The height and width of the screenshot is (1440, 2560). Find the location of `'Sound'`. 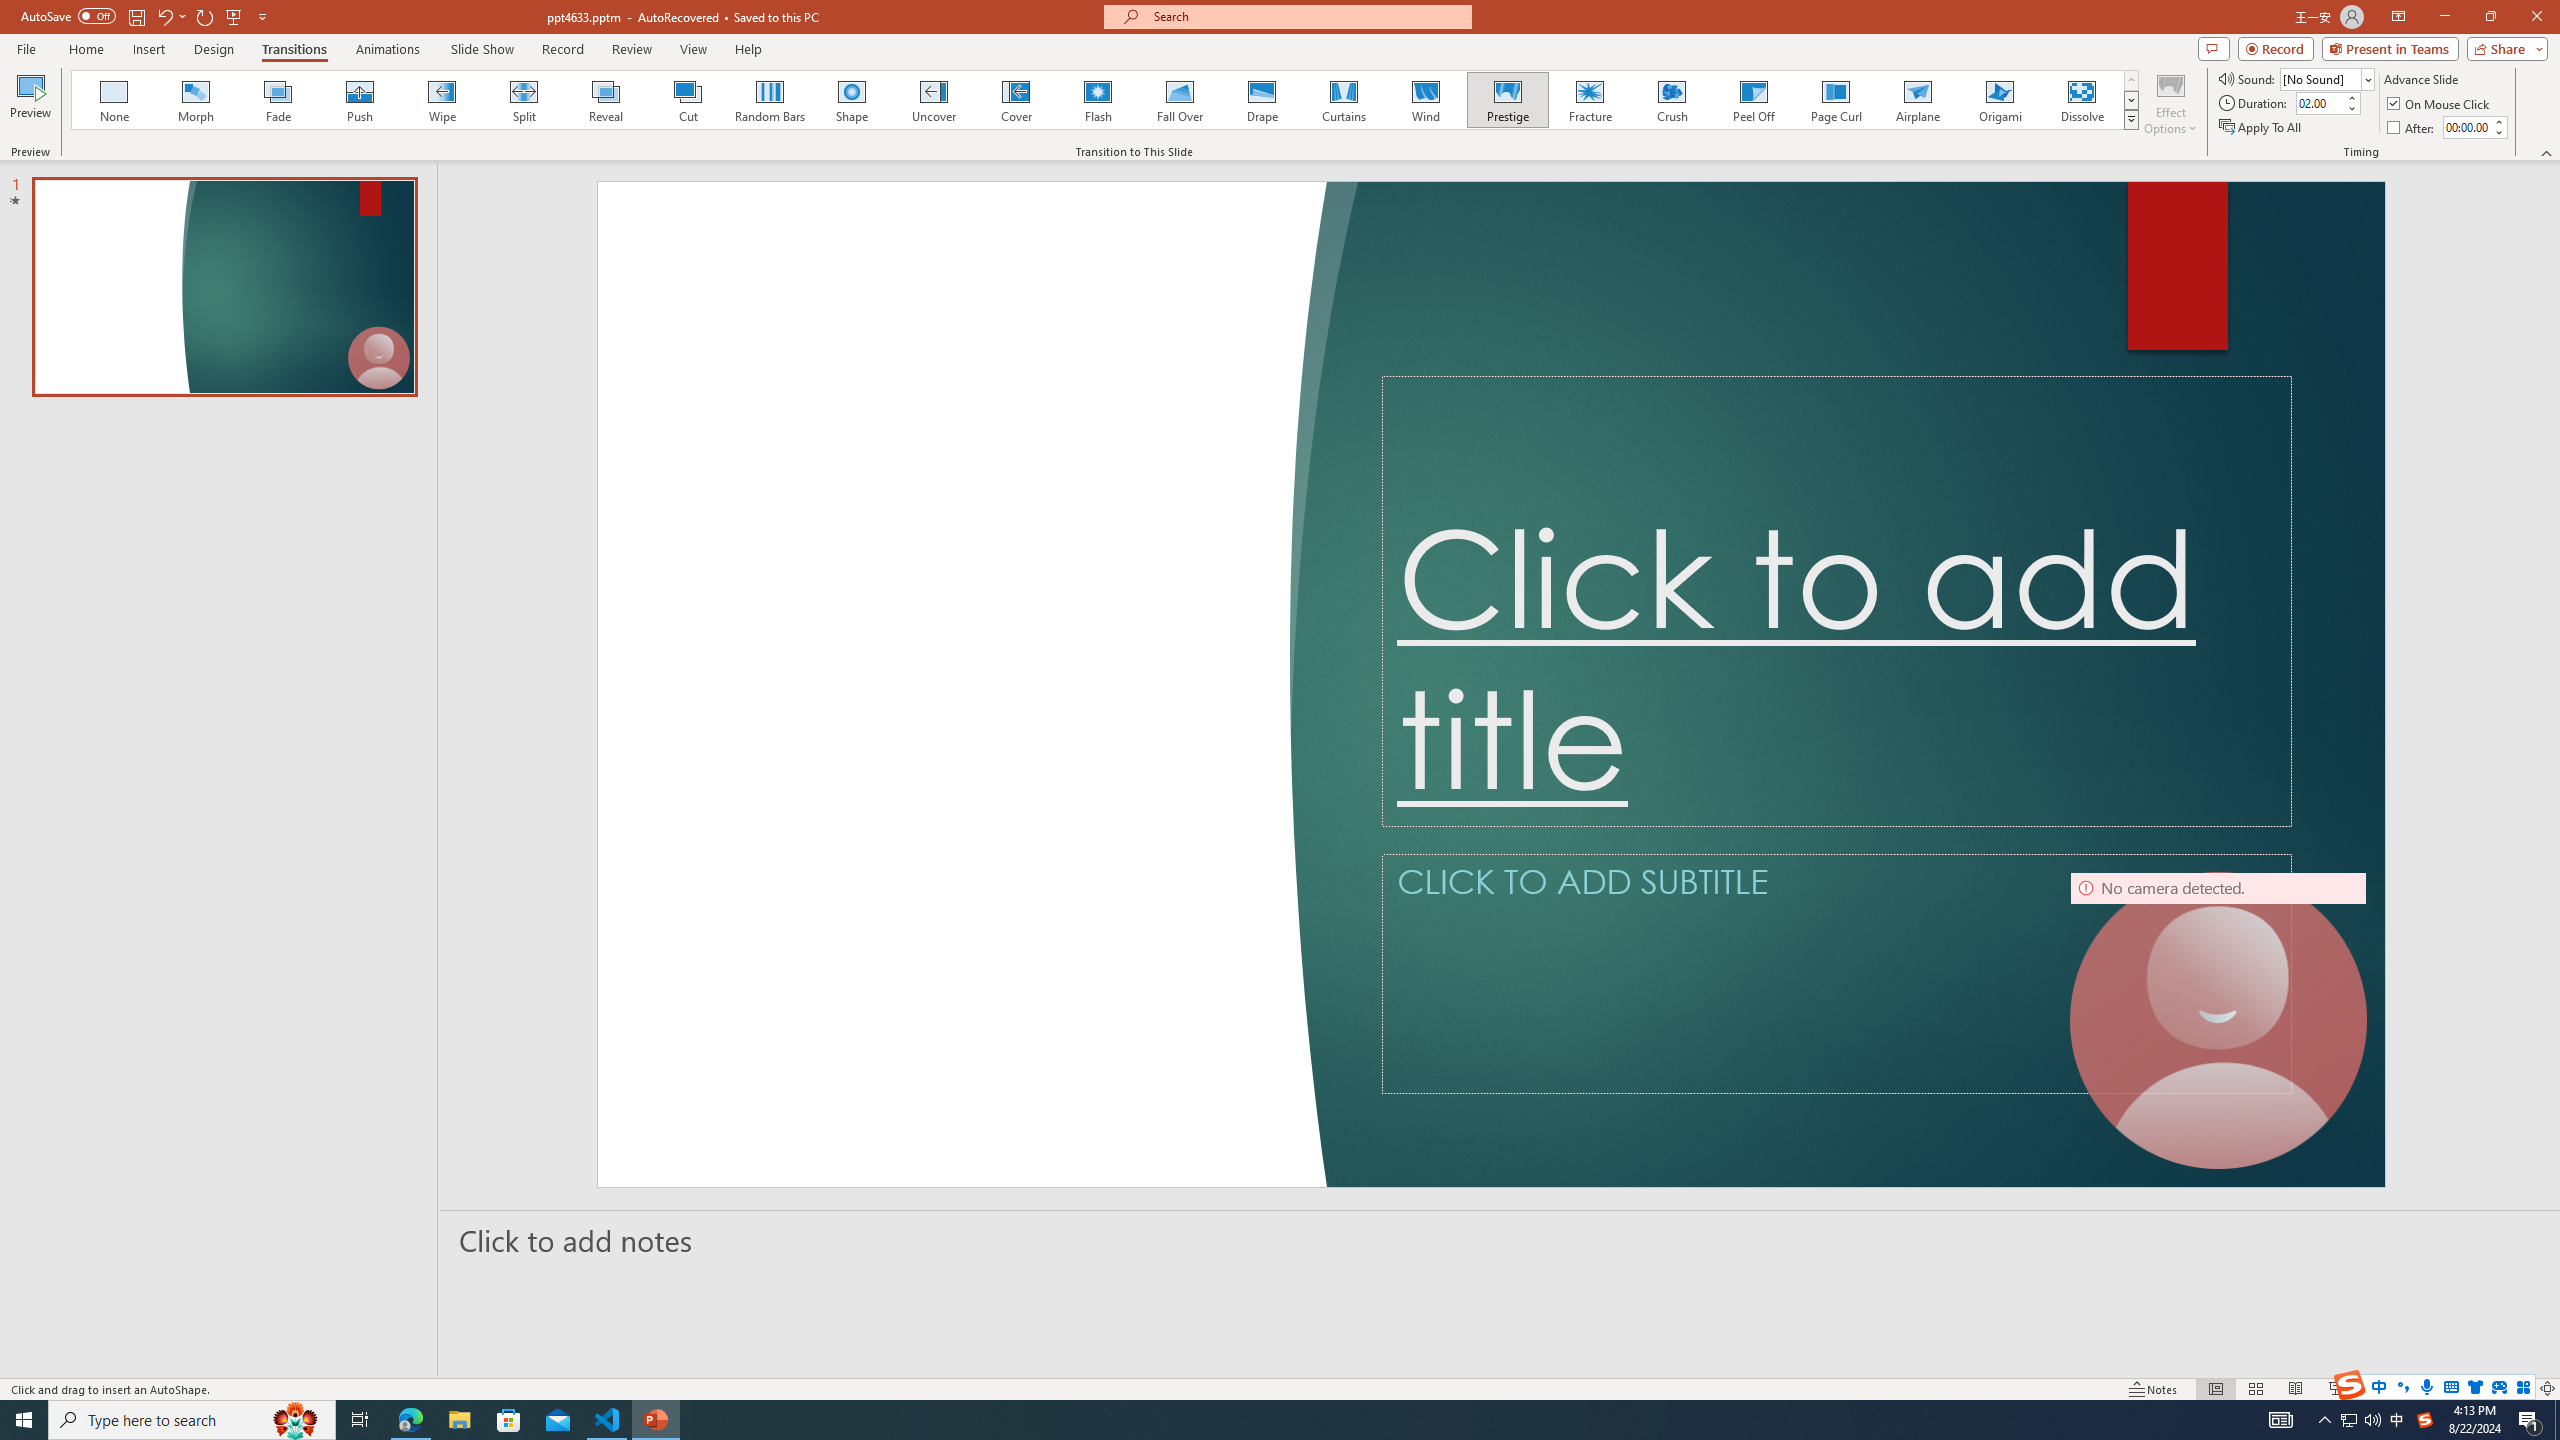

'Sound' is located at coordinates (2327, 78).